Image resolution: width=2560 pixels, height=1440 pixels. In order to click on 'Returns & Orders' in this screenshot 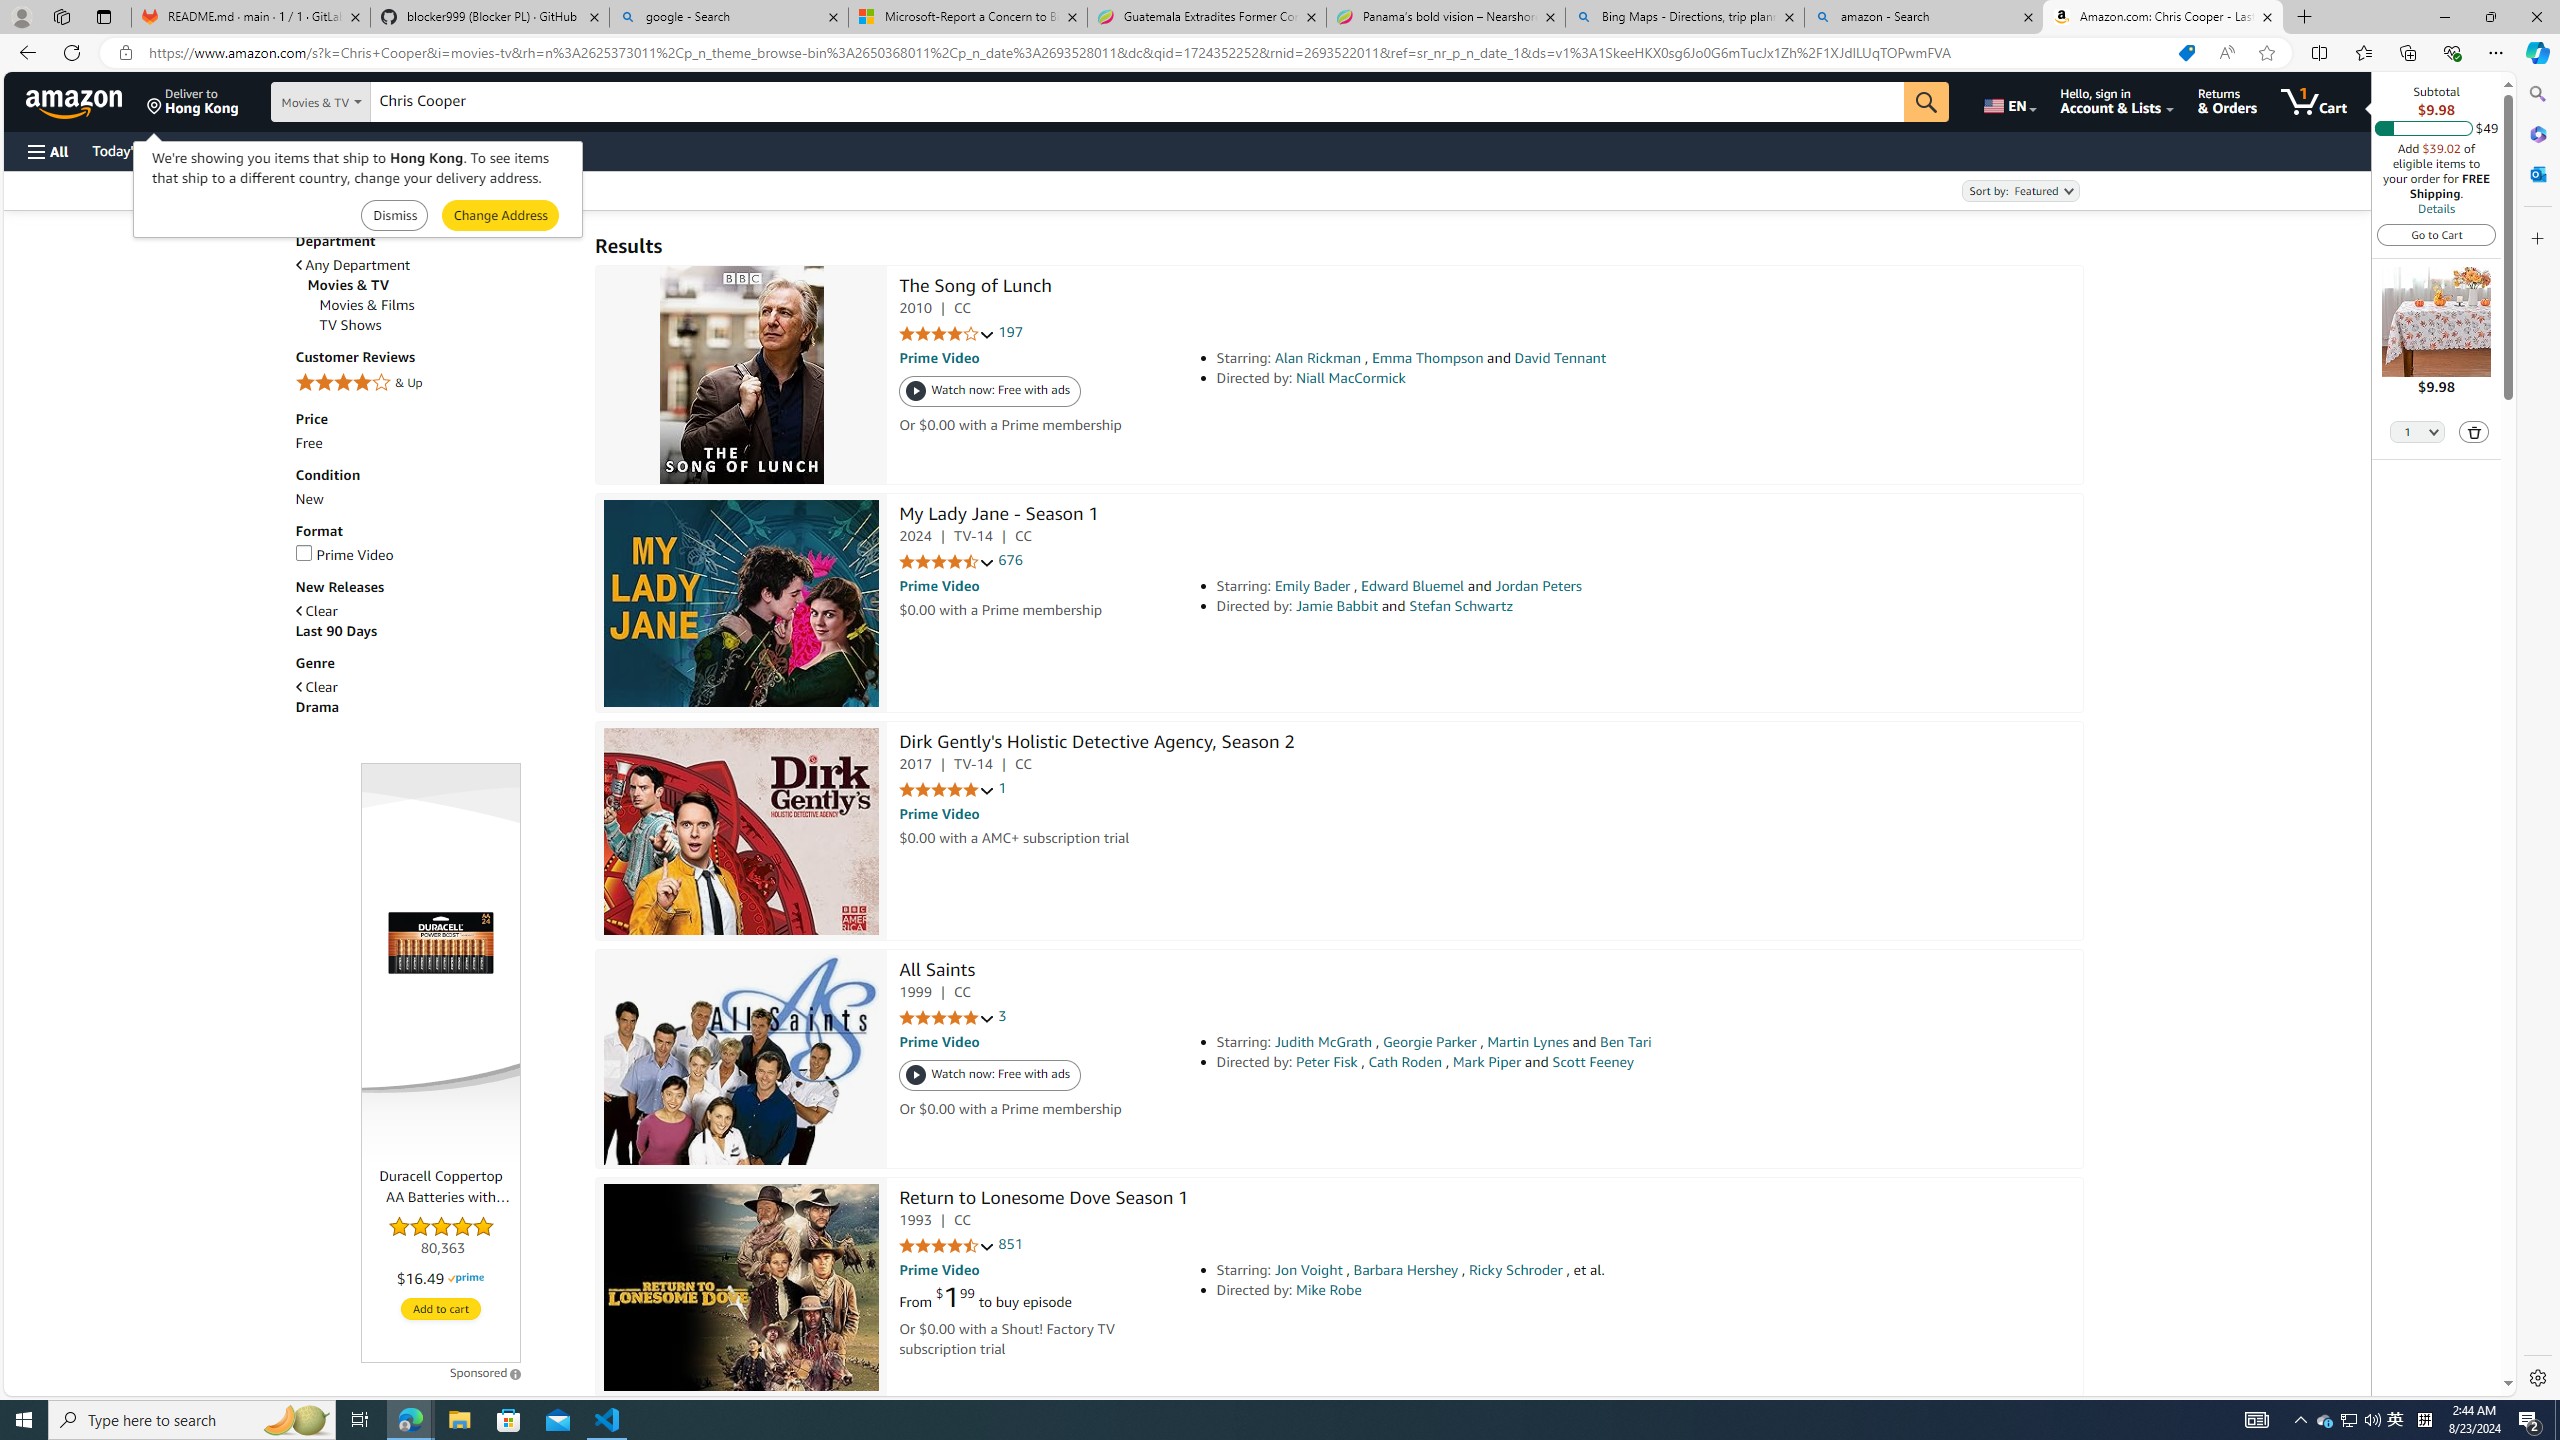, I will do `click(2226, 100)`.